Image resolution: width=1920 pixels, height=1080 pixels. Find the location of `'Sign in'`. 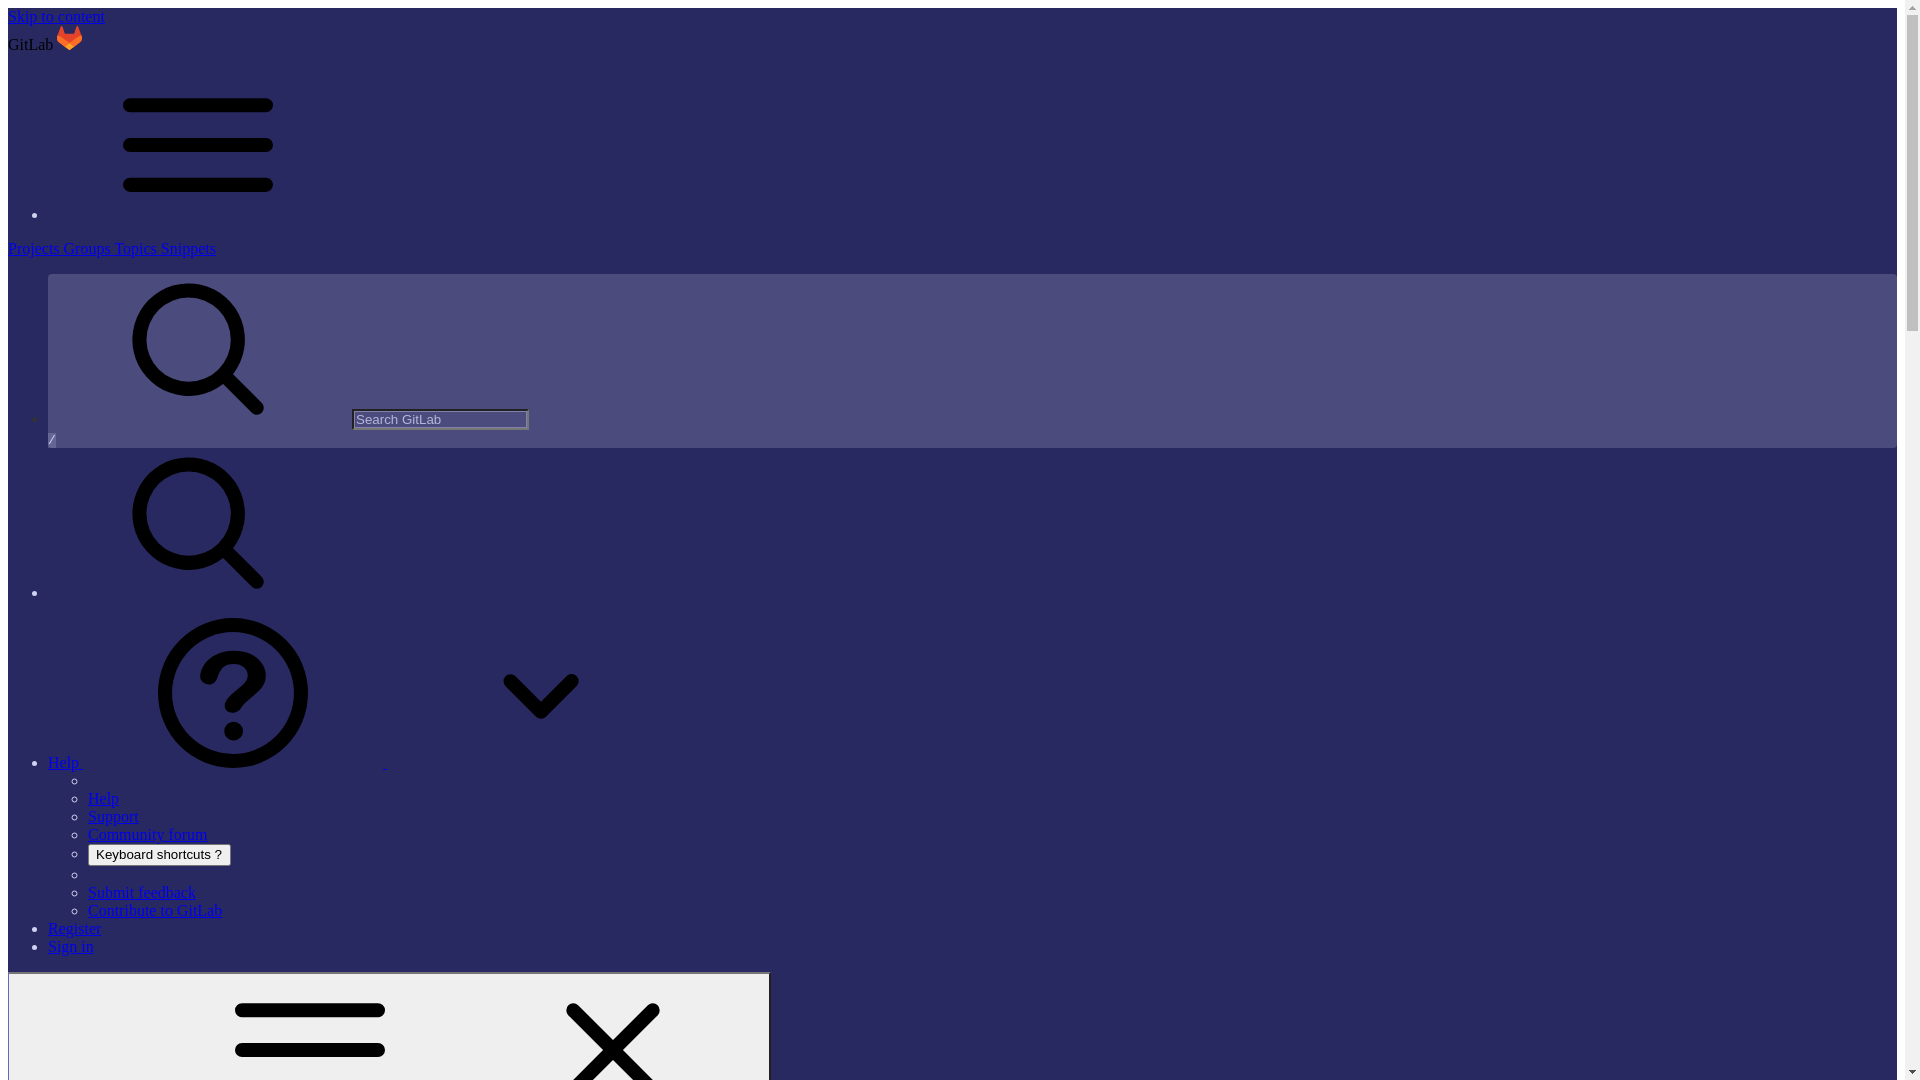

'Sign in' is located at coordinates (71, 945).